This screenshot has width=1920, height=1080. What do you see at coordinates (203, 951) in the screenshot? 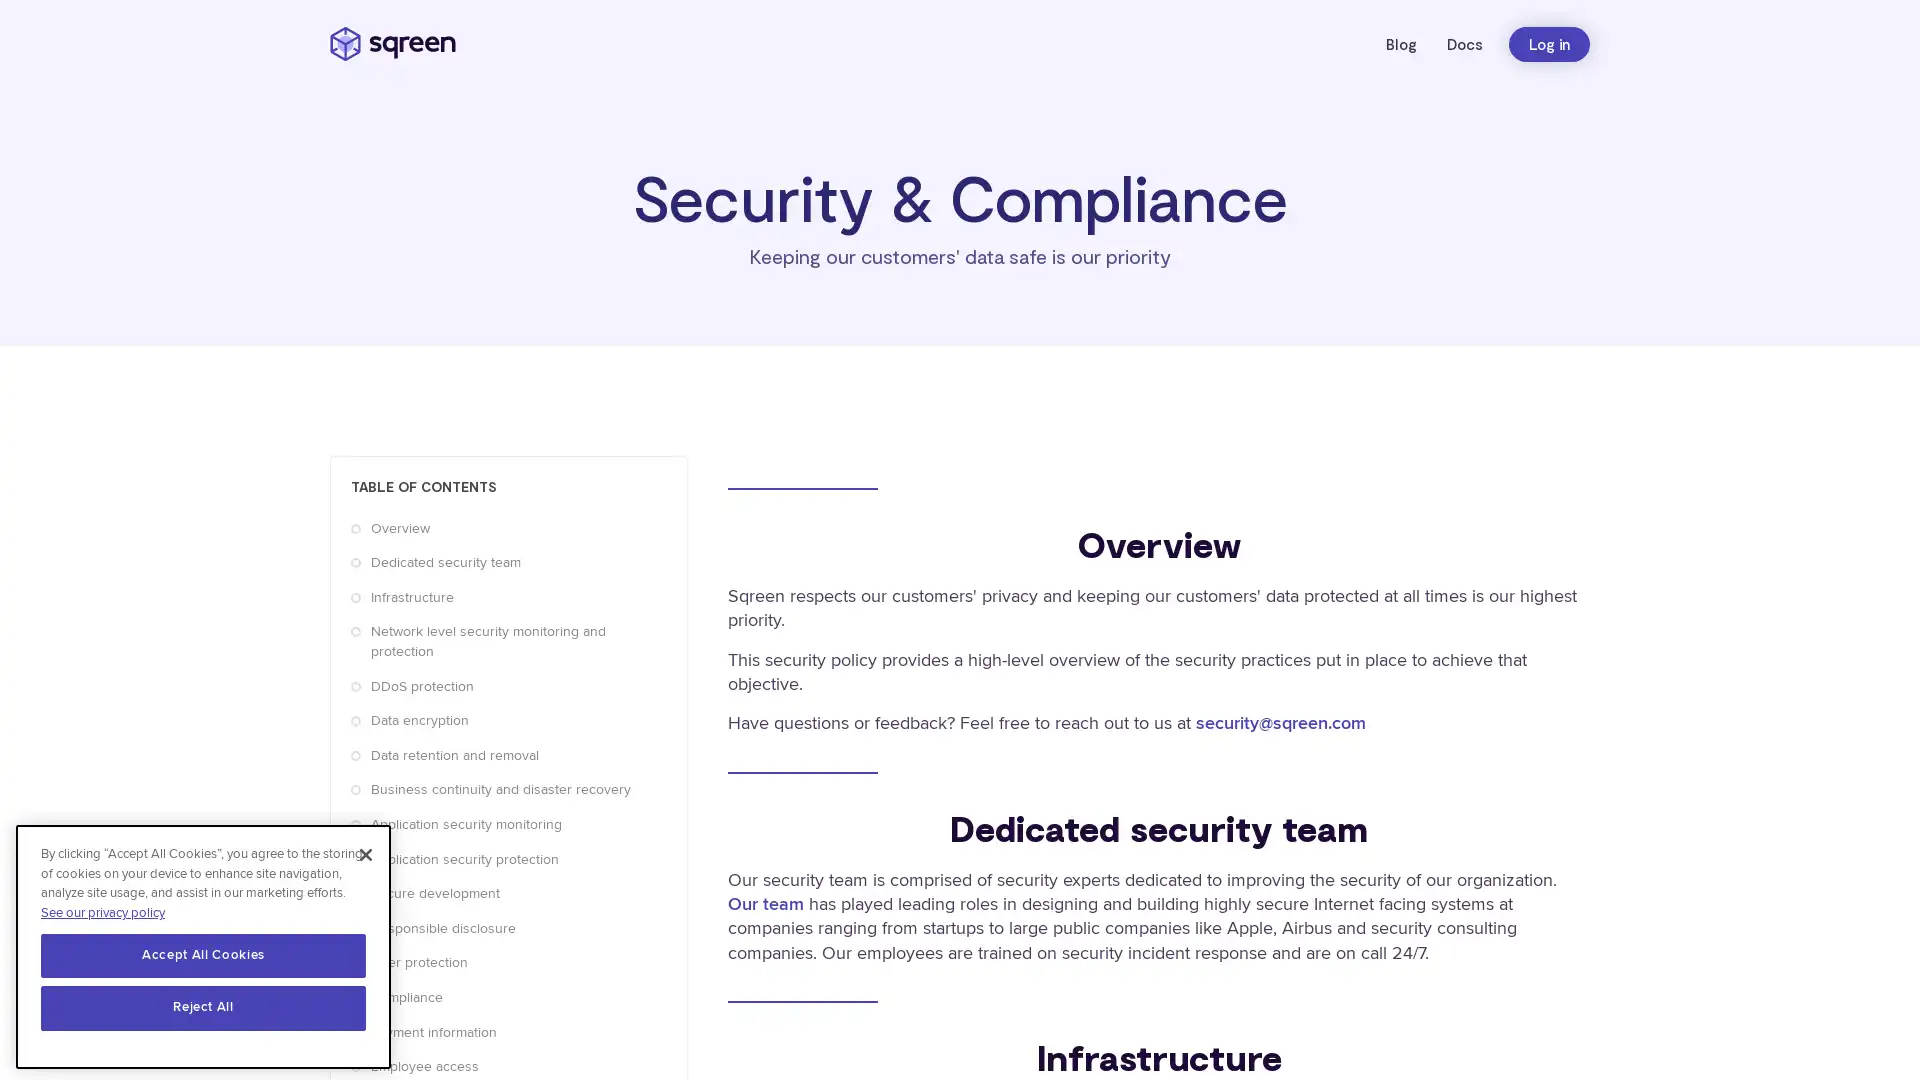
I see `Accept All Cookies` at bounding box center [203, 951].